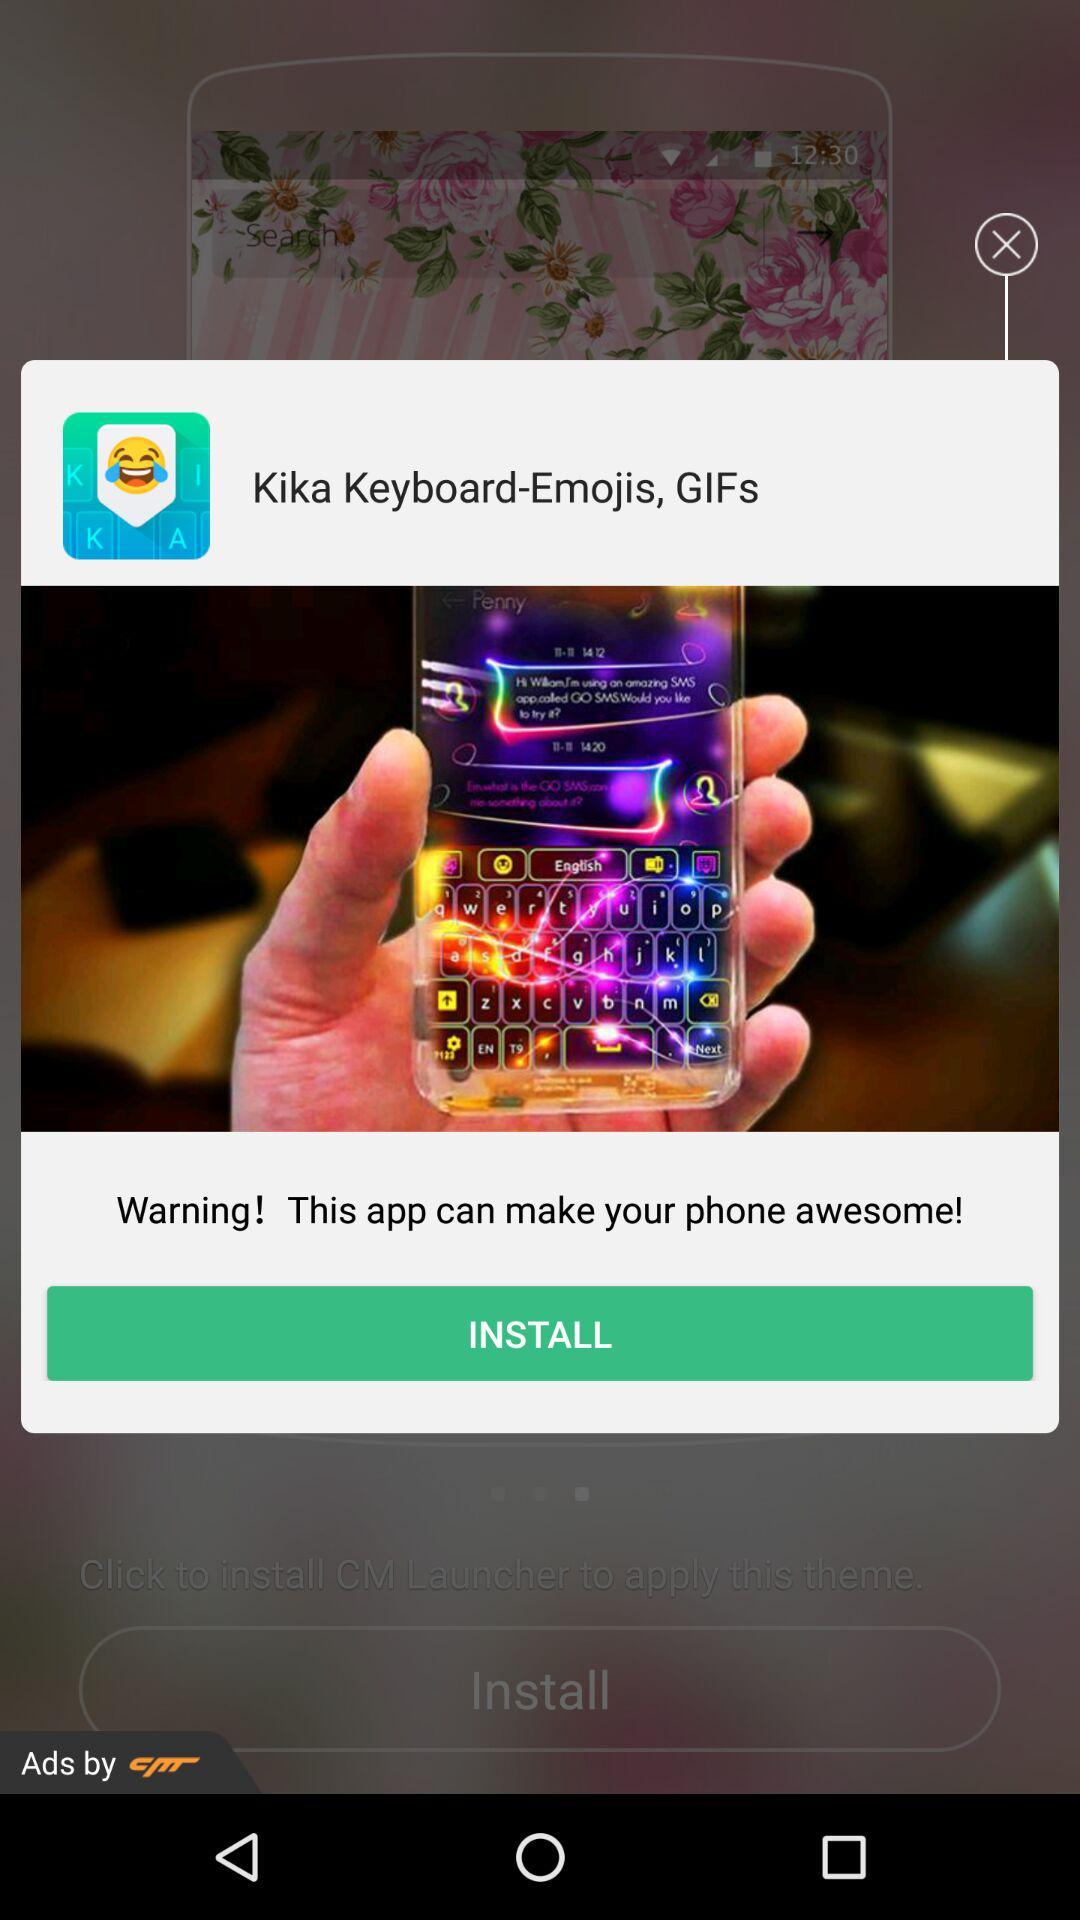  Describe the element at coordinates (540, 1208) in the screenshot. I see `button above install button` at that location.